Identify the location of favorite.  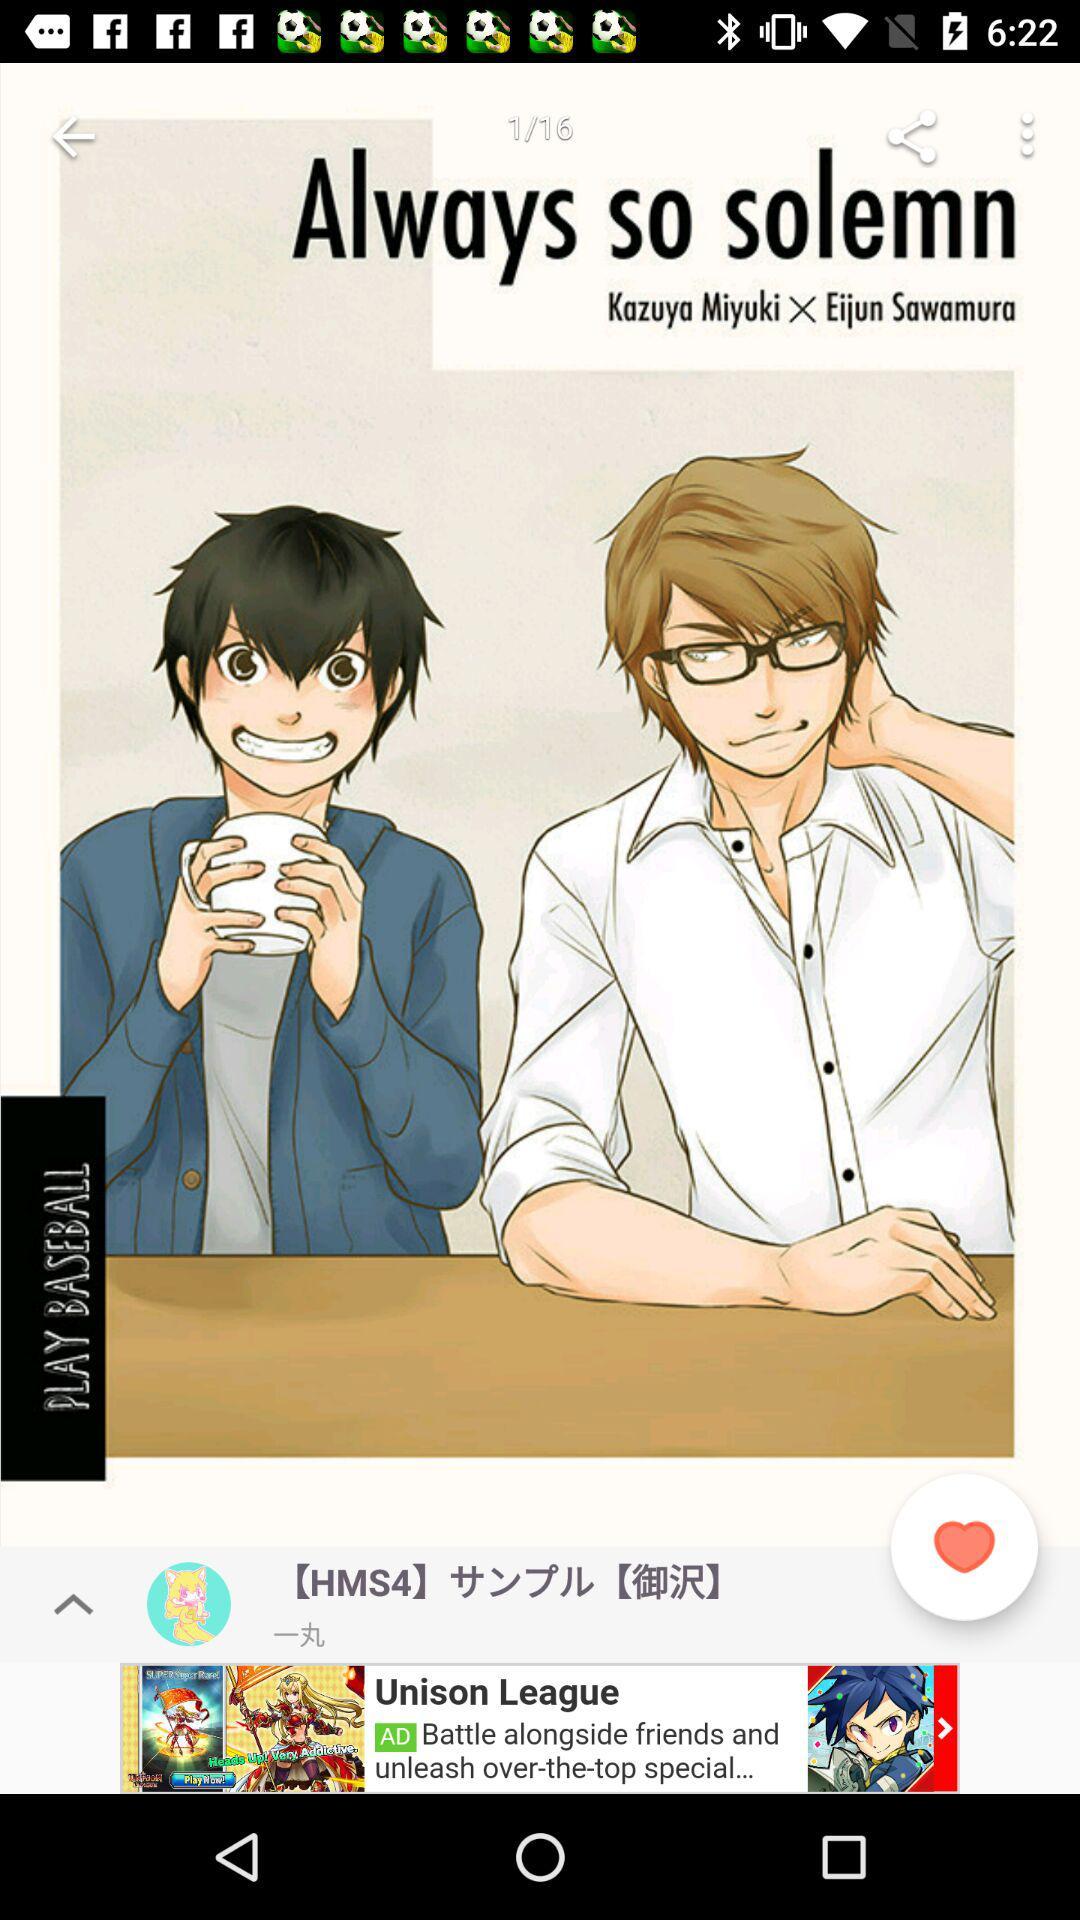
(963, 1546).